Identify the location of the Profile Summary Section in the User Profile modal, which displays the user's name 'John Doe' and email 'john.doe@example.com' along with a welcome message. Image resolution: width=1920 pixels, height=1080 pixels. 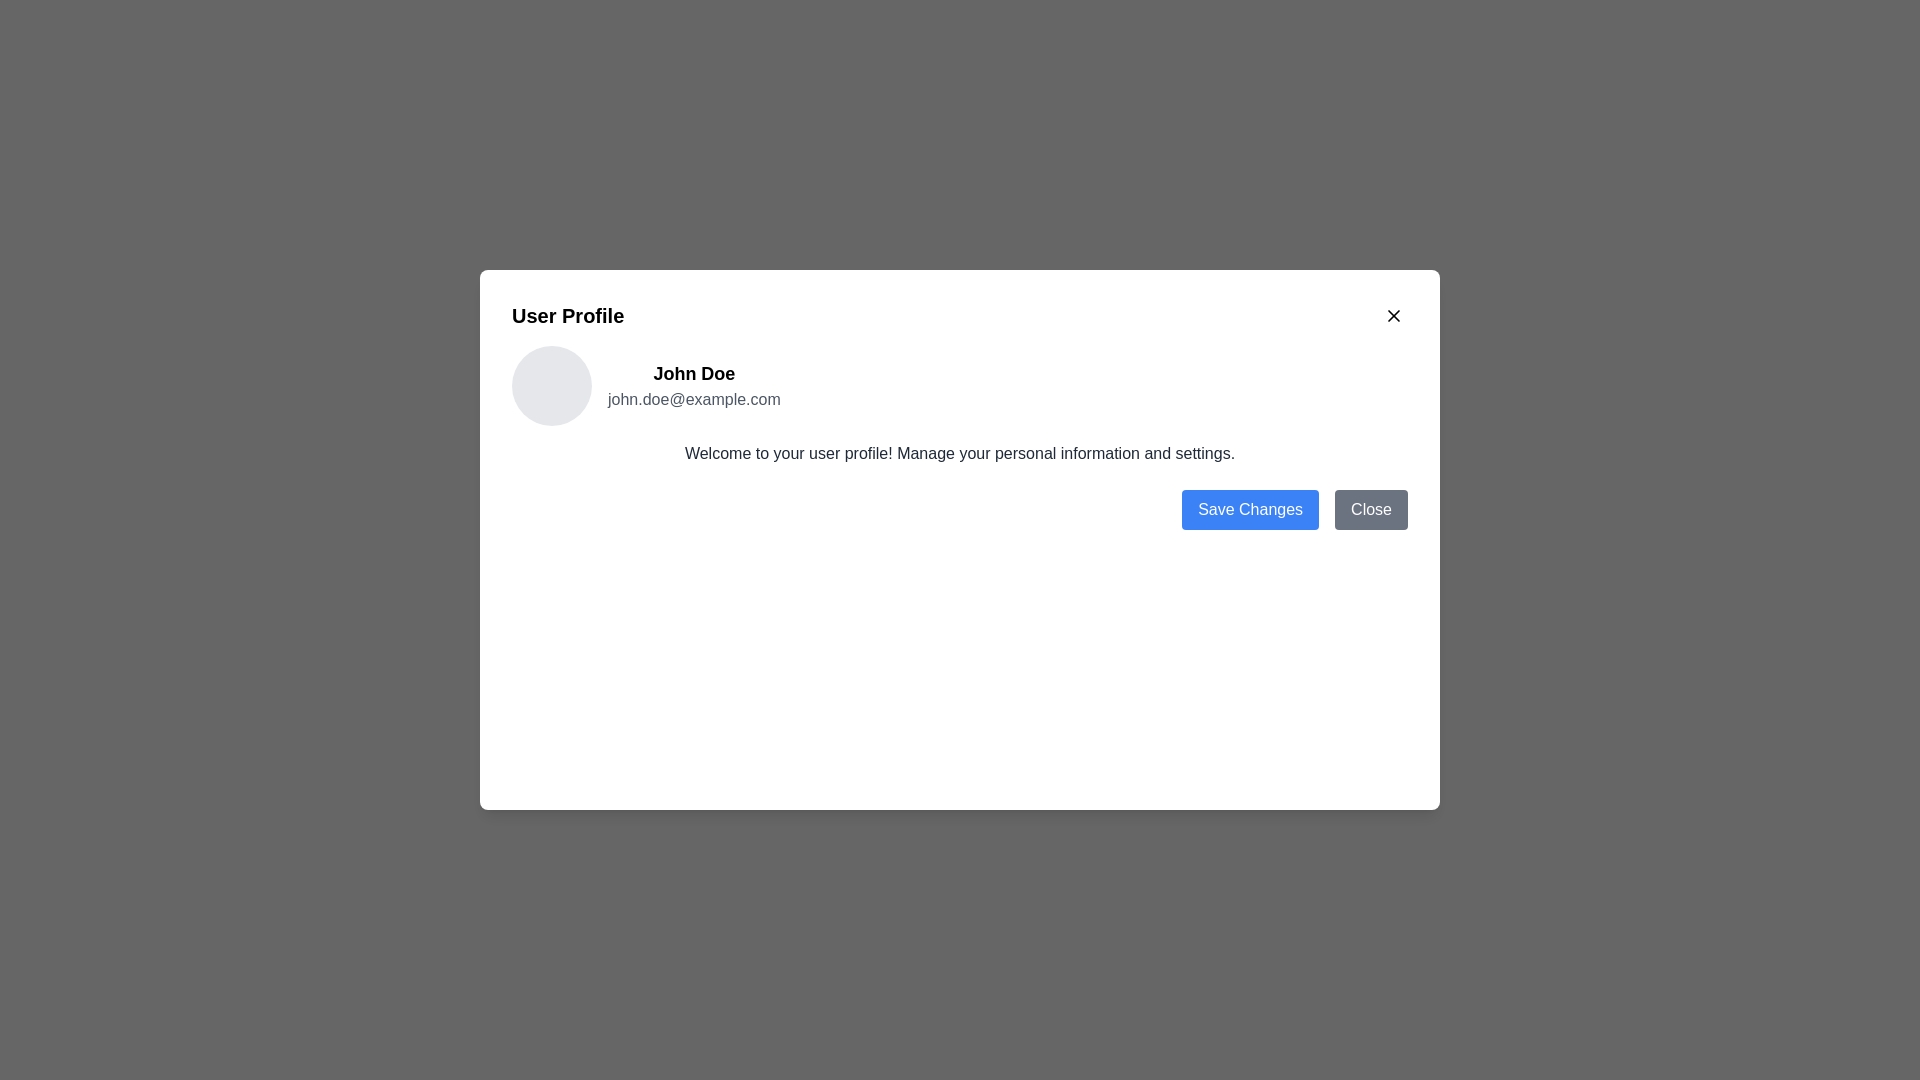
(960, 405).